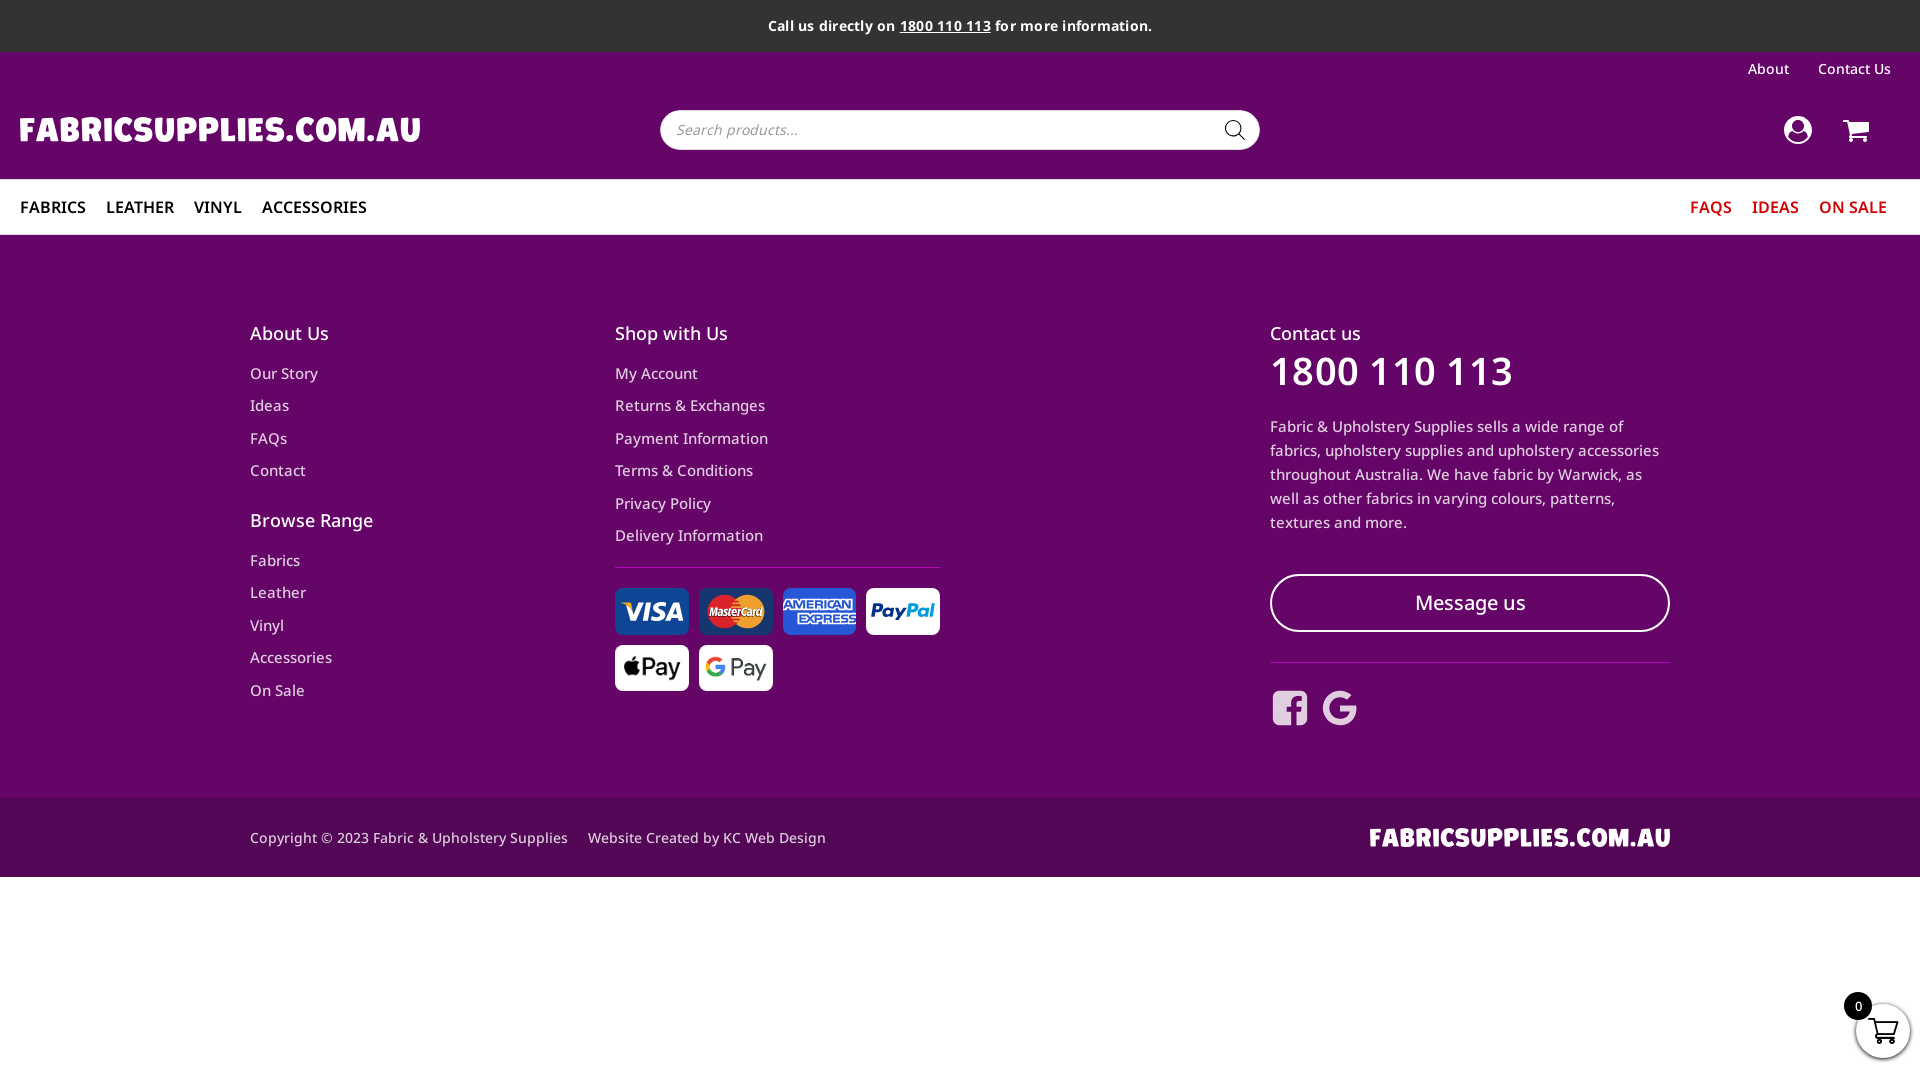 The width and height of the screenshot is (1920, 1080). I want to click on 'IDEAS', so click(1775, 207).